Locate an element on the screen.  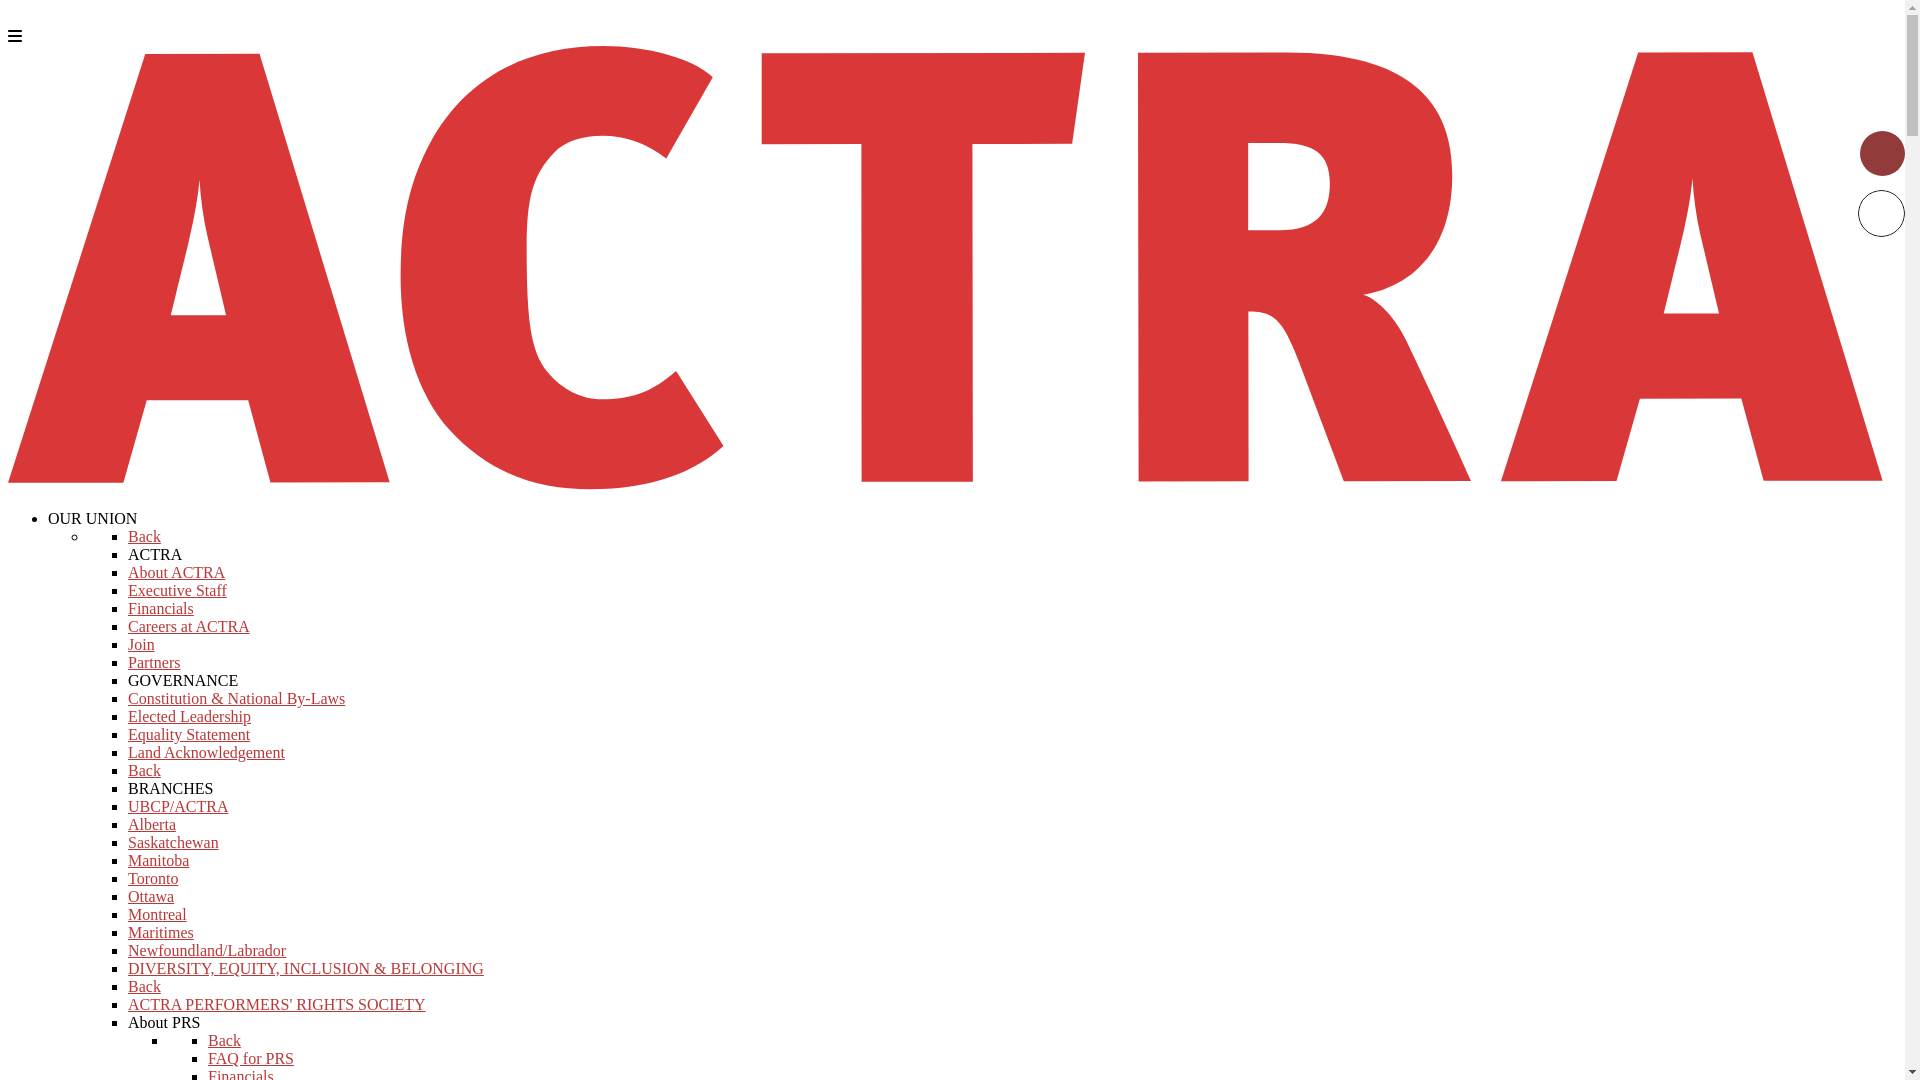
'Back' is located at coordinates (127, 985).